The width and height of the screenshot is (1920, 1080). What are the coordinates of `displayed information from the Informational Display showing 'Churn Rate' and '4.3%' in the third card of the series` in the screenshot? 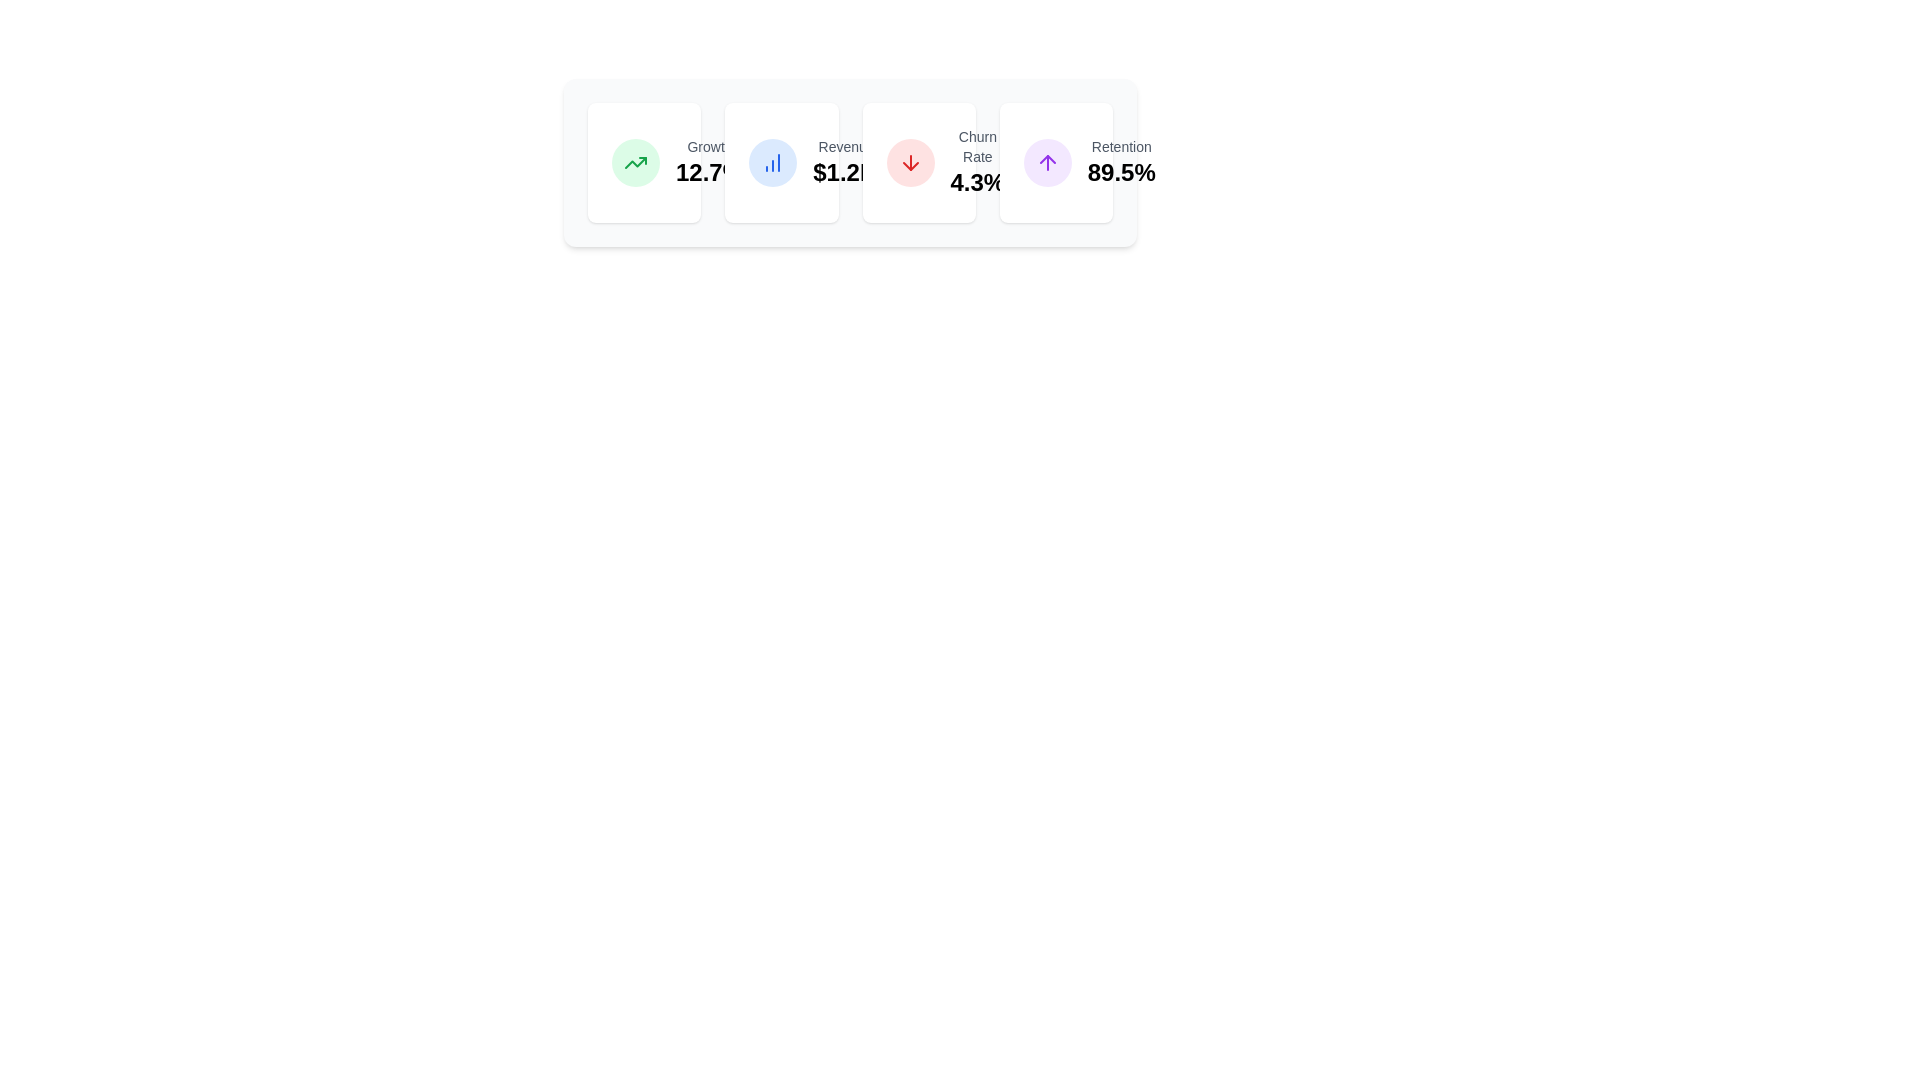 It's located at (977, 161).